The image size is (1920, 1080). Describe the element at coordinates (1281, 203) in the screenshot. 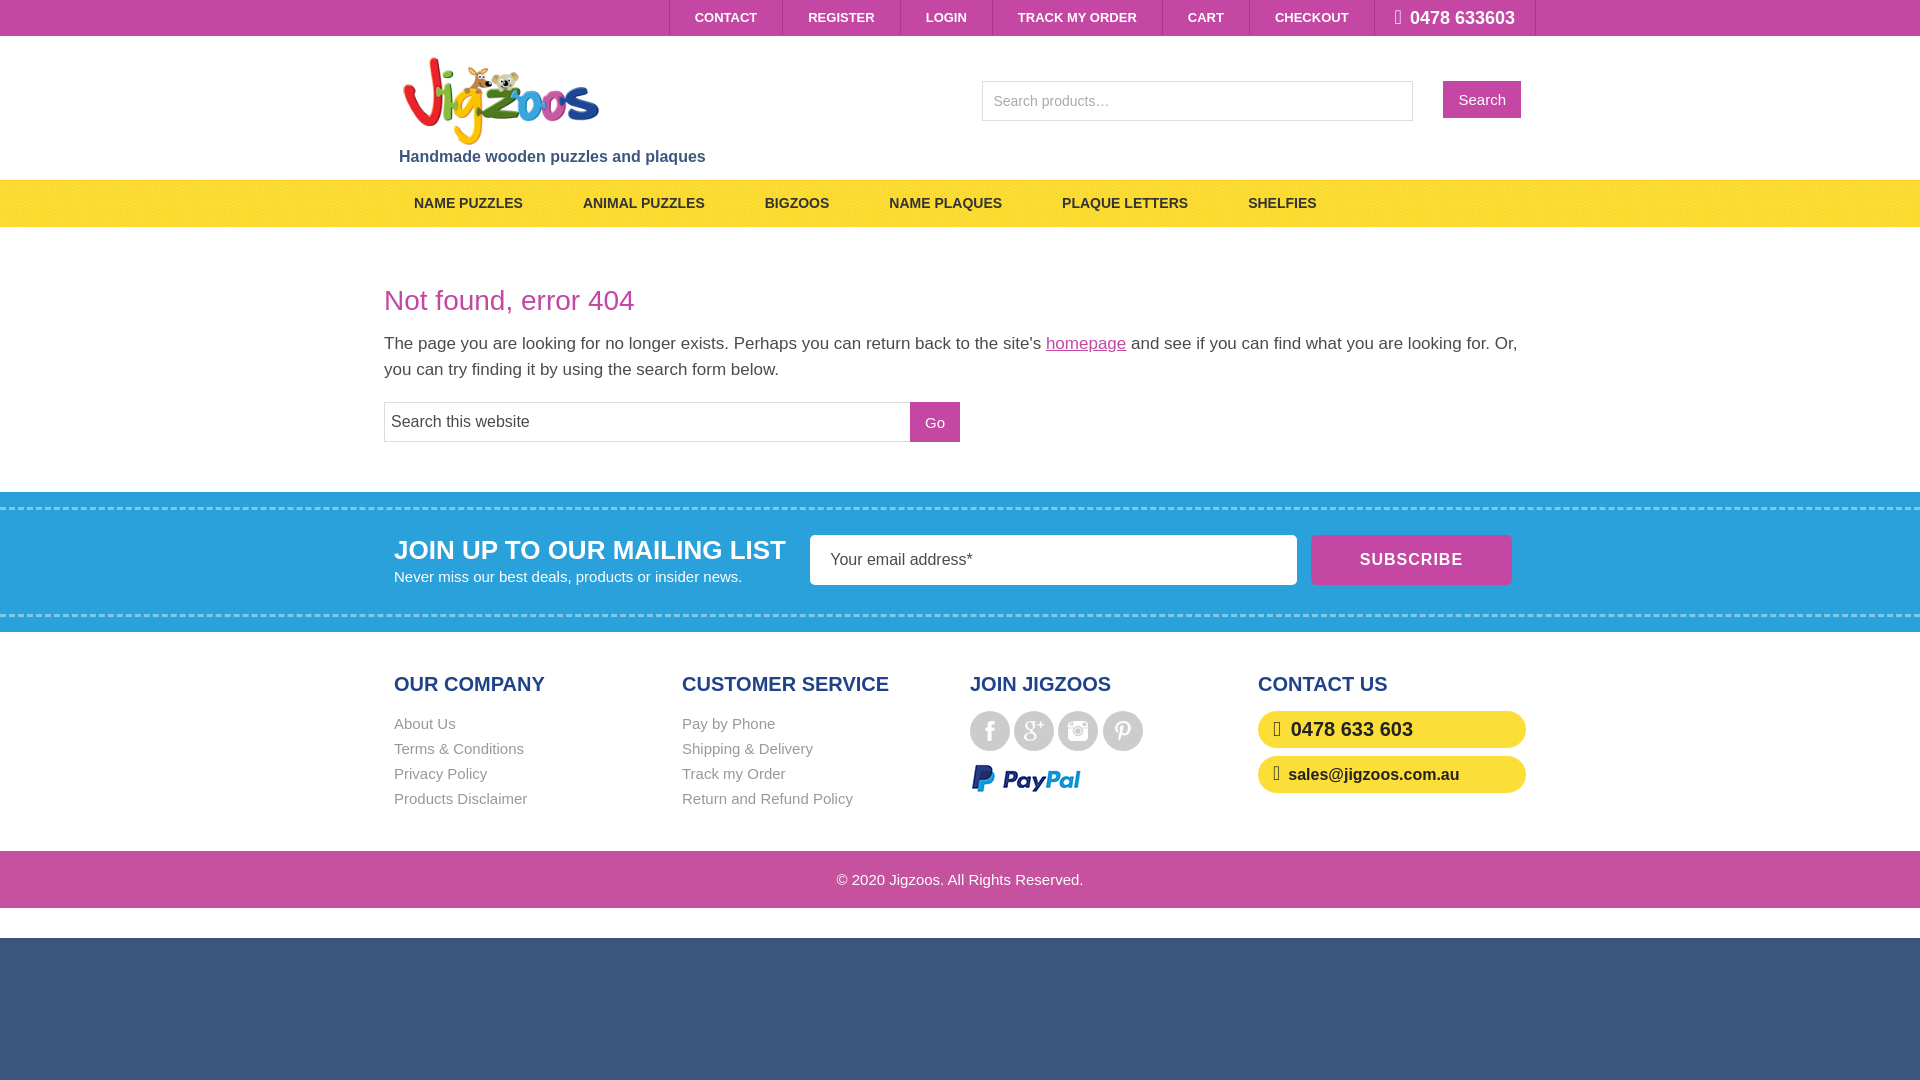

I see `'SHELFIES'` at that location.